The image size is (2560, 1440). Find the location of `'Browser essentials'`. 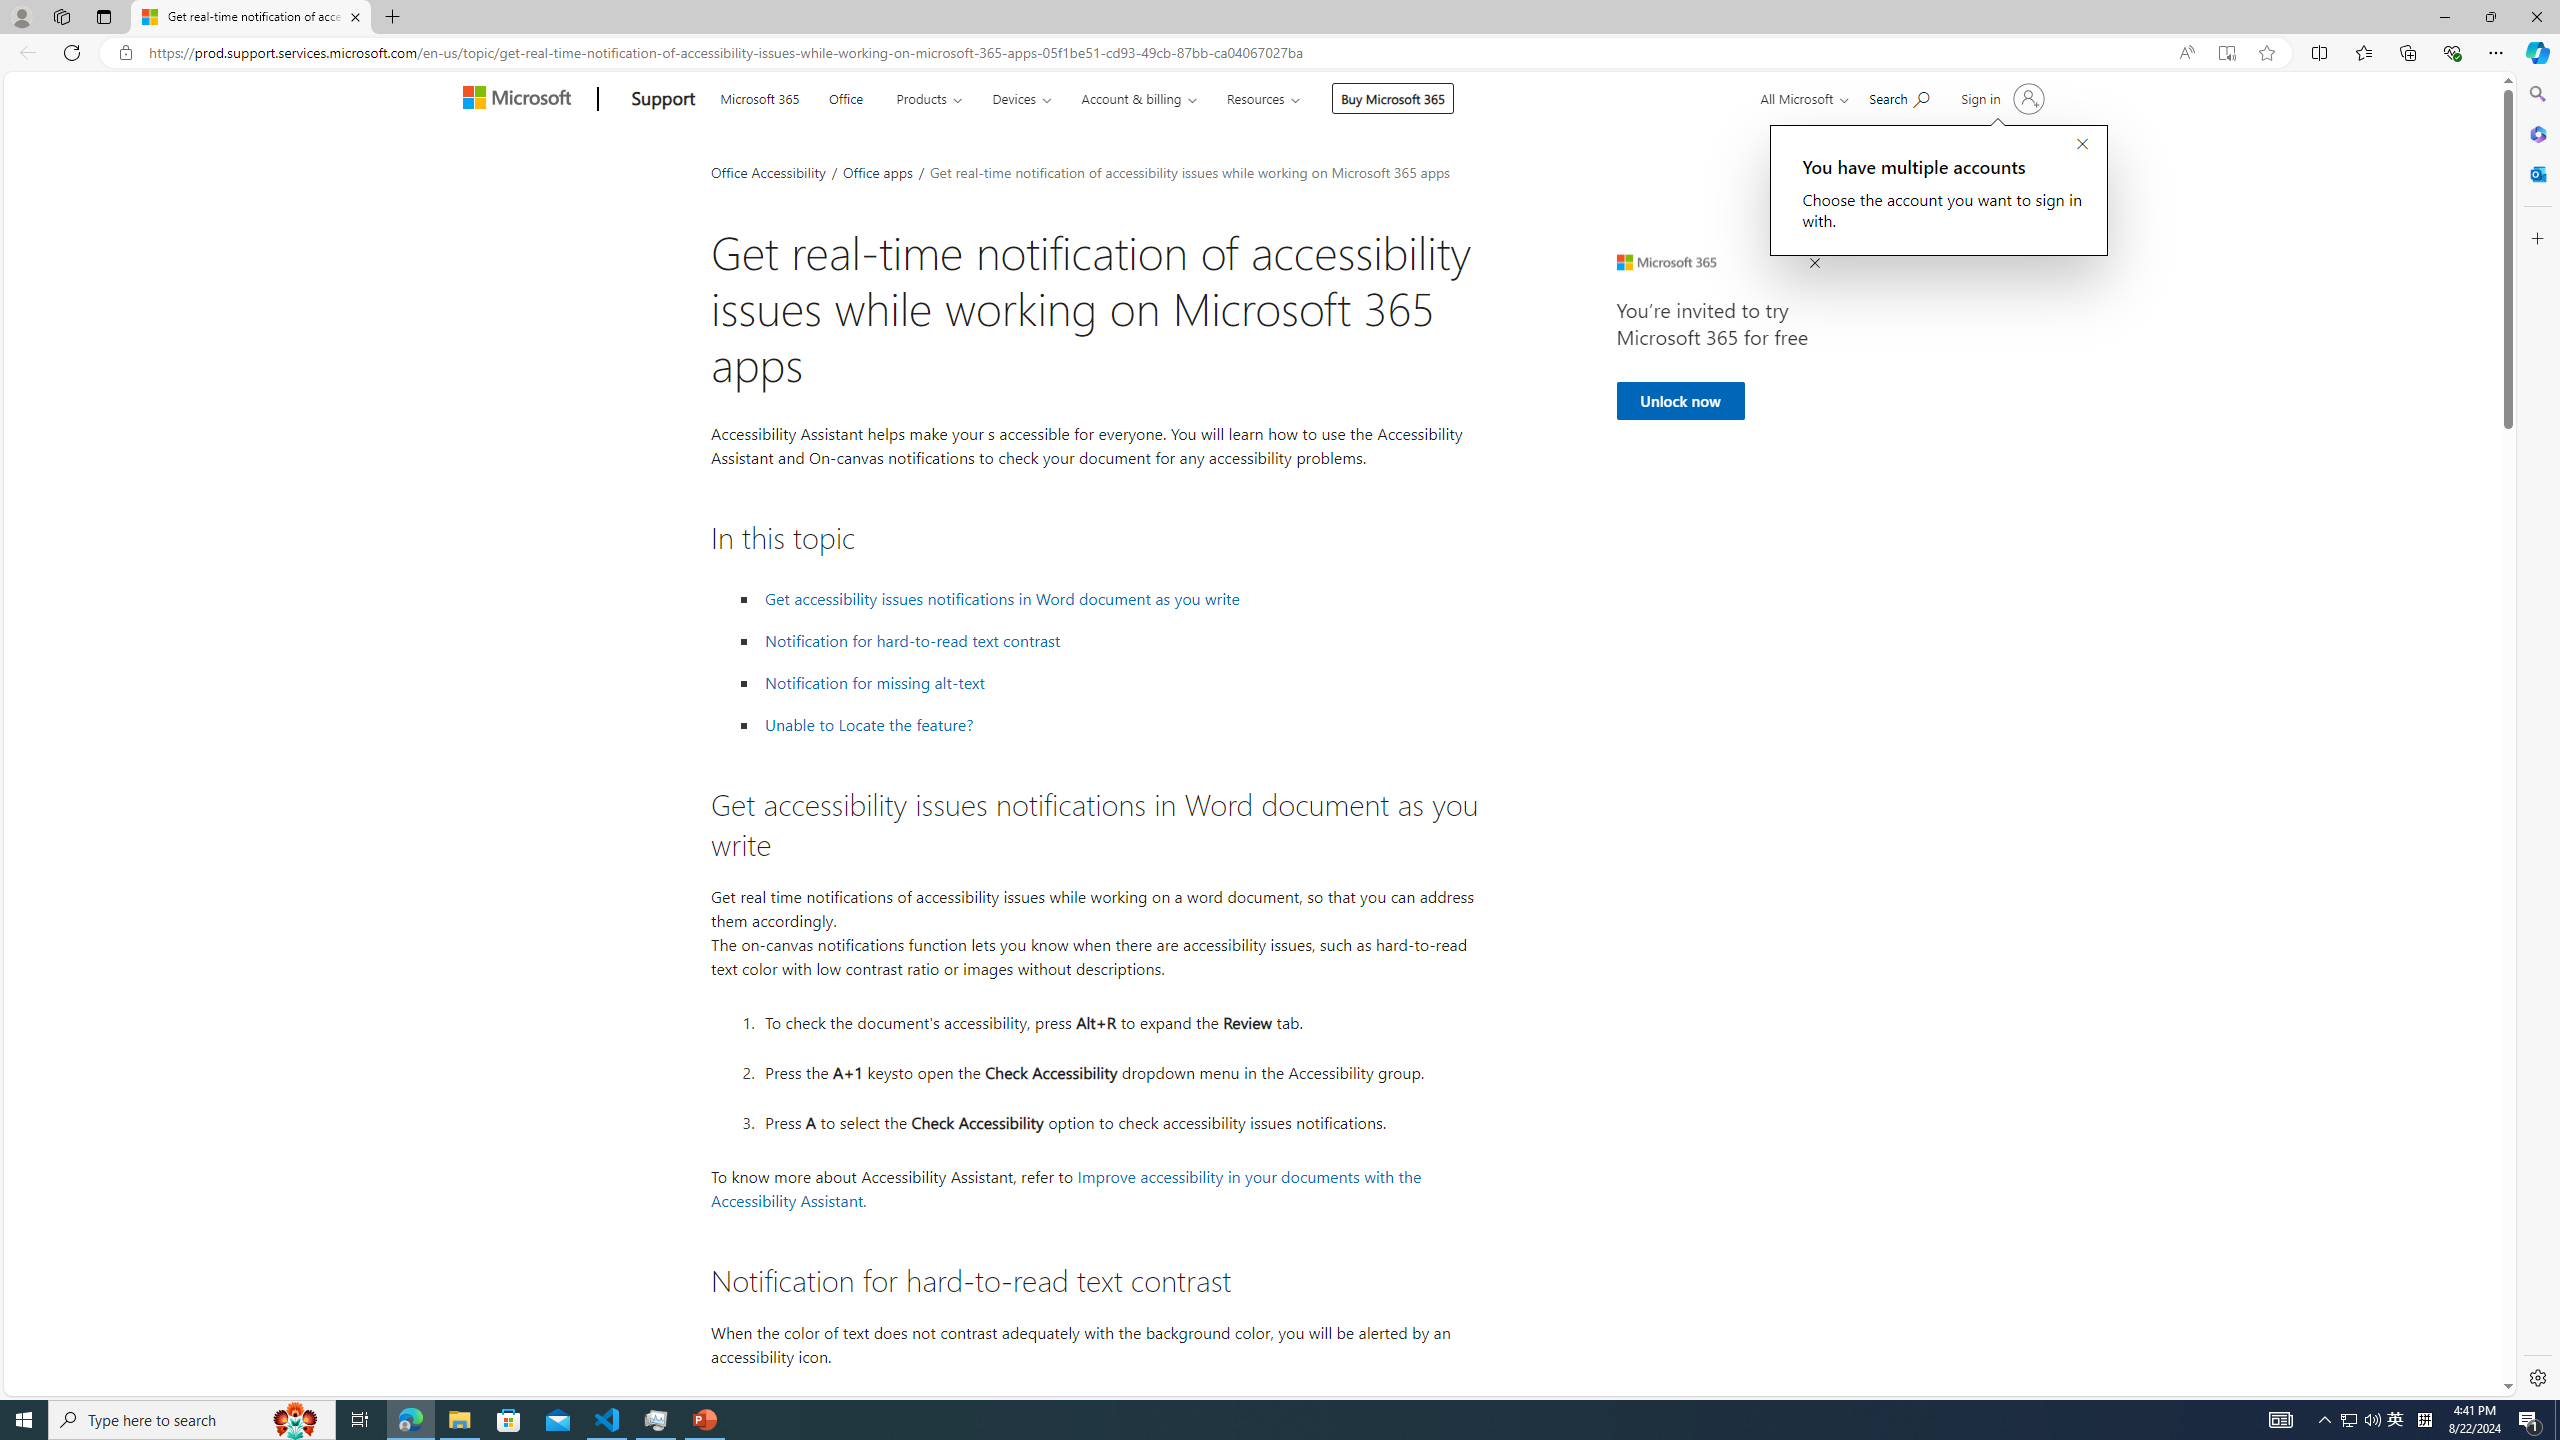

'Browser essentials' is located at coordinates (2451, 51).